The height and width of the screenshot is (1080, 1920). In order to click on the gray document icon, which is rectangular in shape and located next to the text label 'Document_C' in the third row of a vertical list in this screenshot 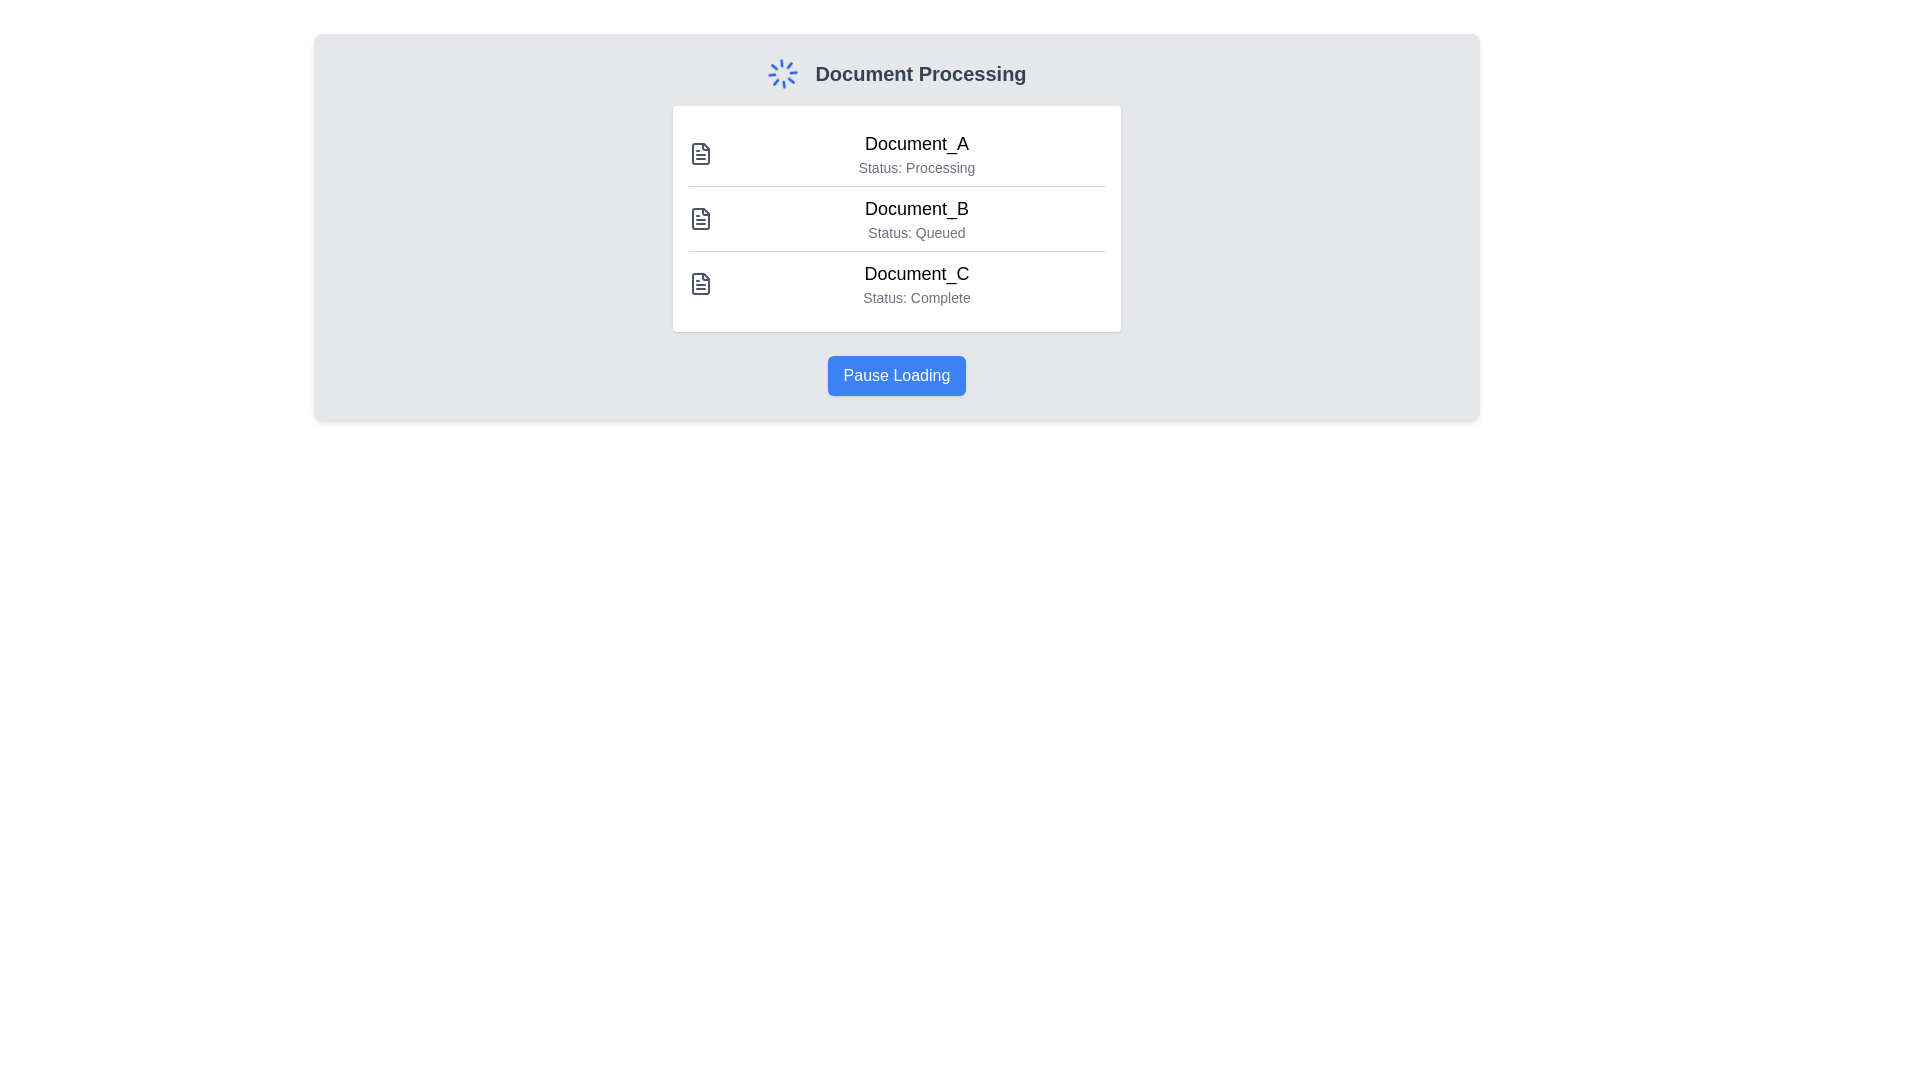, I will do `click(700, 284)`.